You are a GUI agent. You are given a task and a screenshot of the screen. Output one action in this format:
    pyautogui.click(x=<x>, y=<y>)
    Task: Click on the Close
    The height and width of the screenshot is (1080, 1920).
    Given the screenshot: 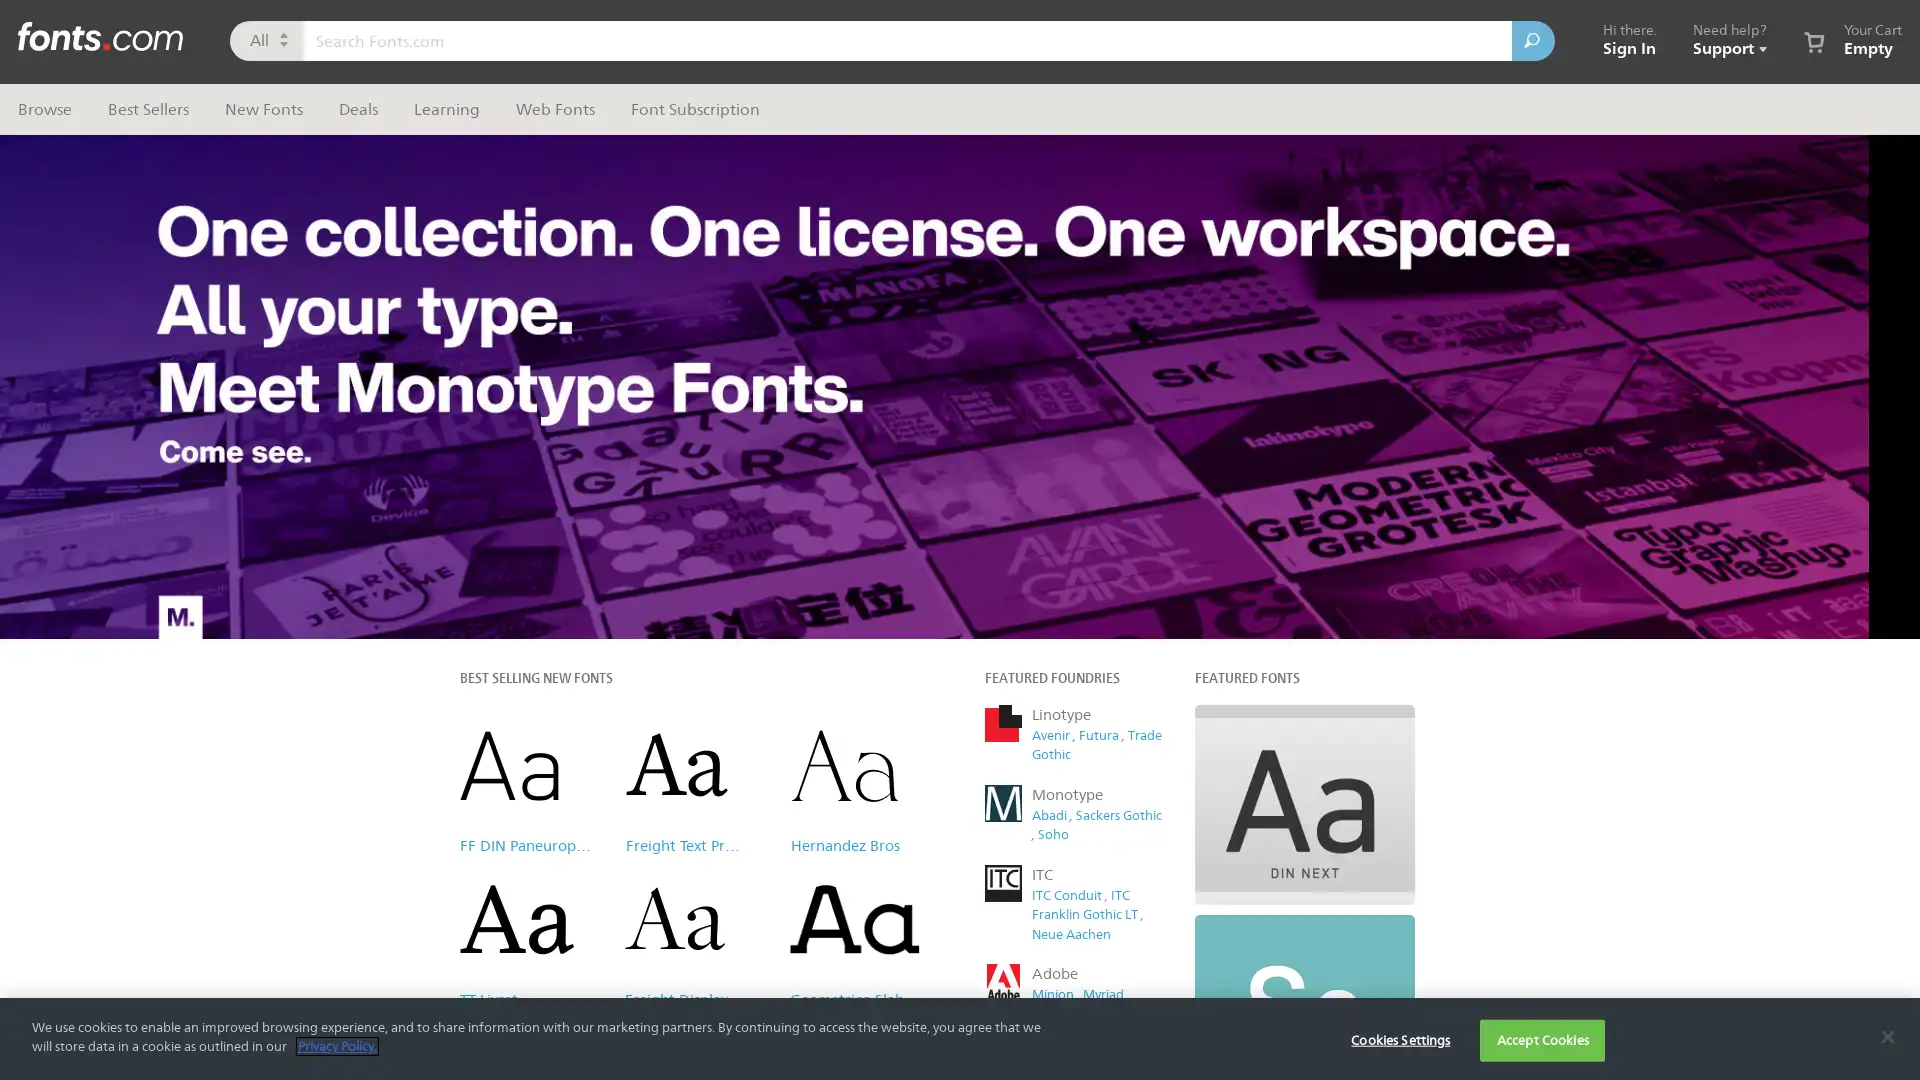 What is the action you would take?
    pyautogui.click(x=1335, y=144)
    